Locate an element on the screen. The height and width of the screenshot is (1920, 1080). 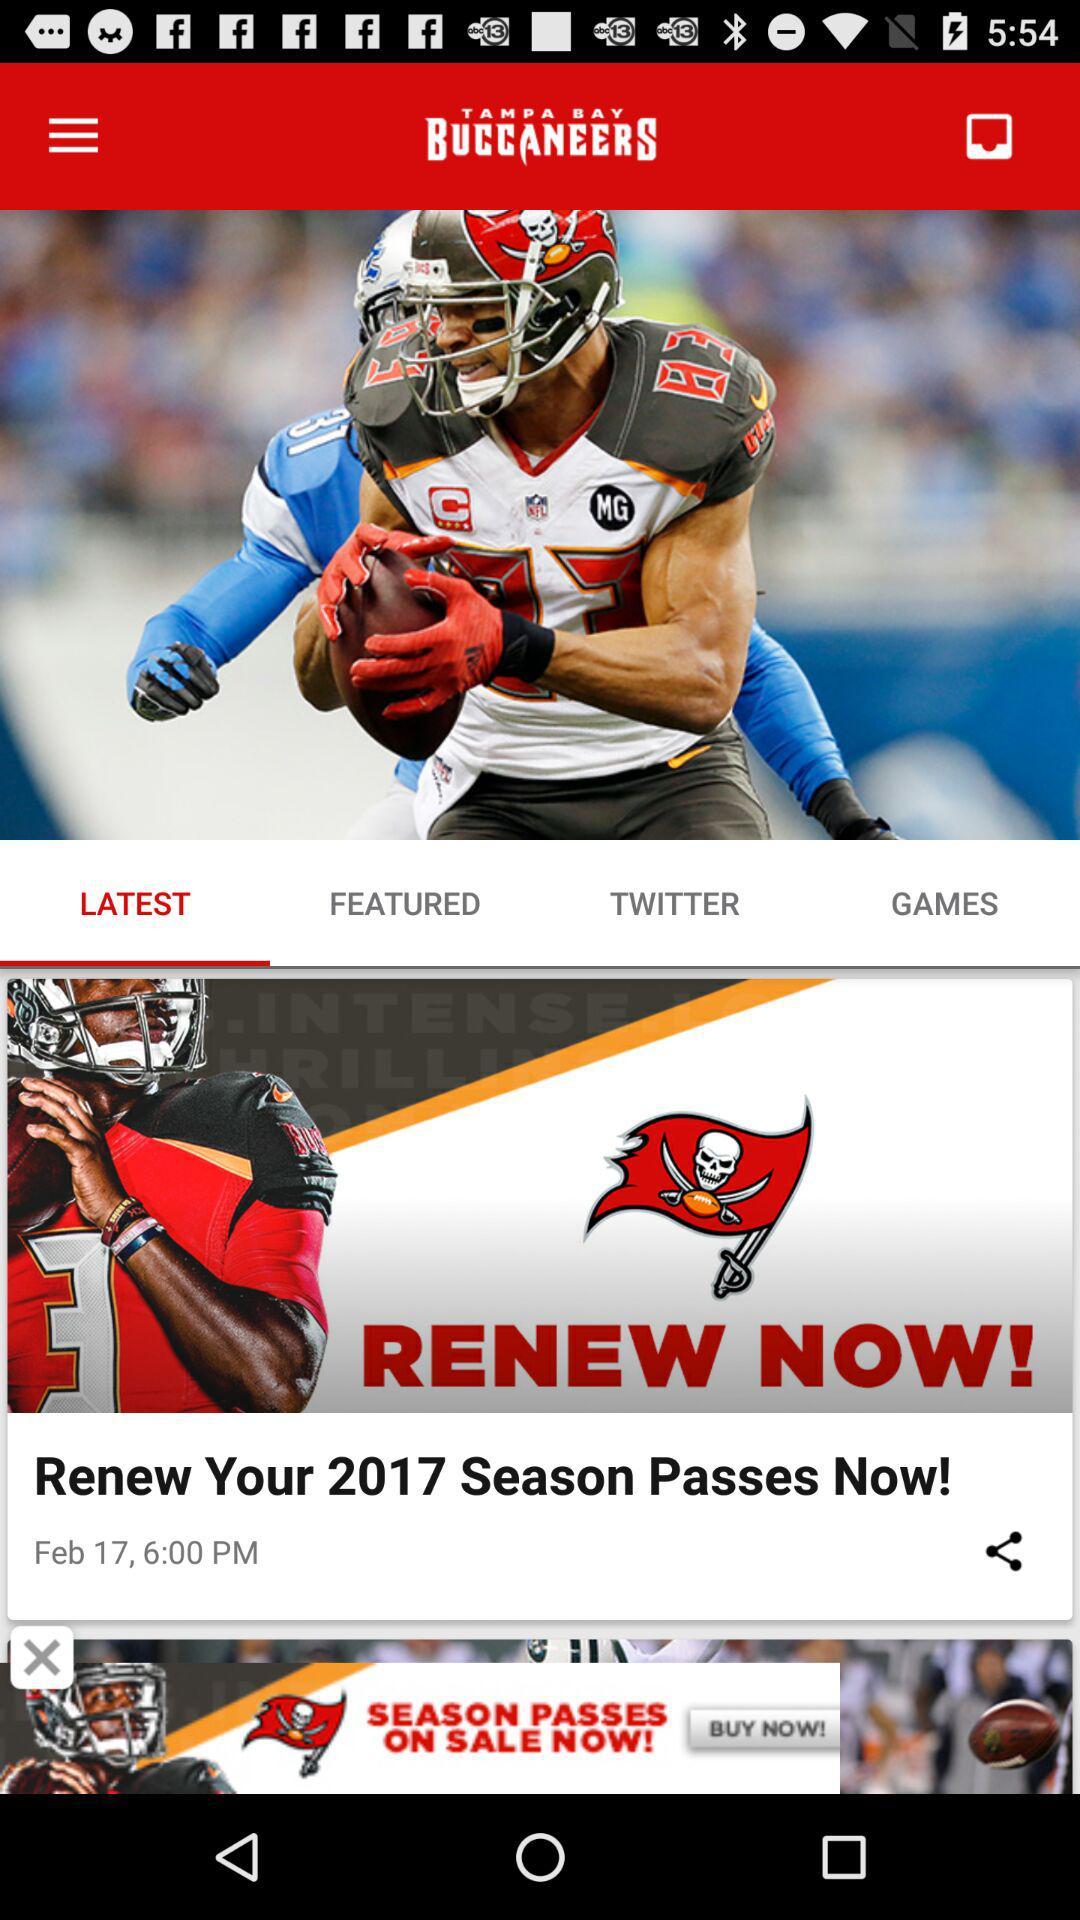
the third image is located at coordinates (540, 1716).